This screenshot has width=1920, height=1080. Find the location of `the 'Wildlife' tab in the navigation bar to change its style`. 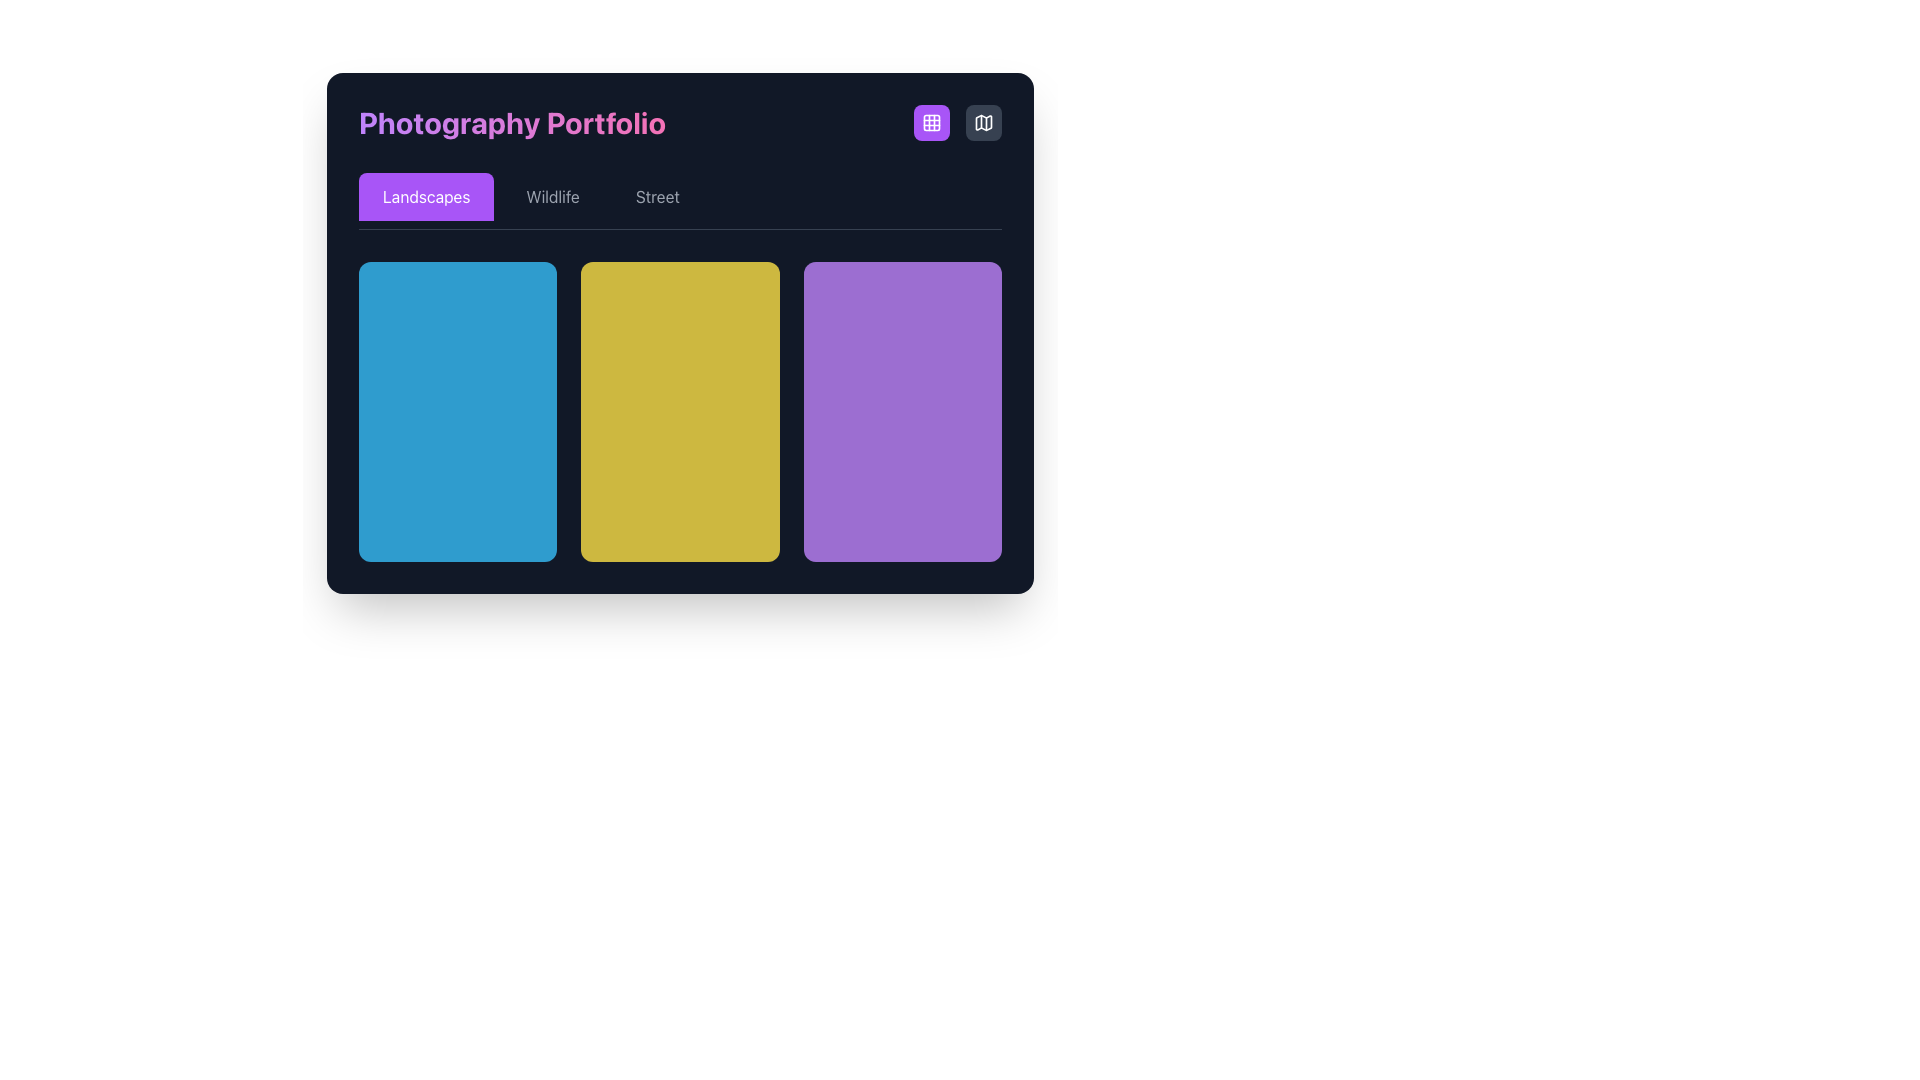

the 'Wildlife' tab in the navigation bar to change its style is located at coordinates (553, 196).